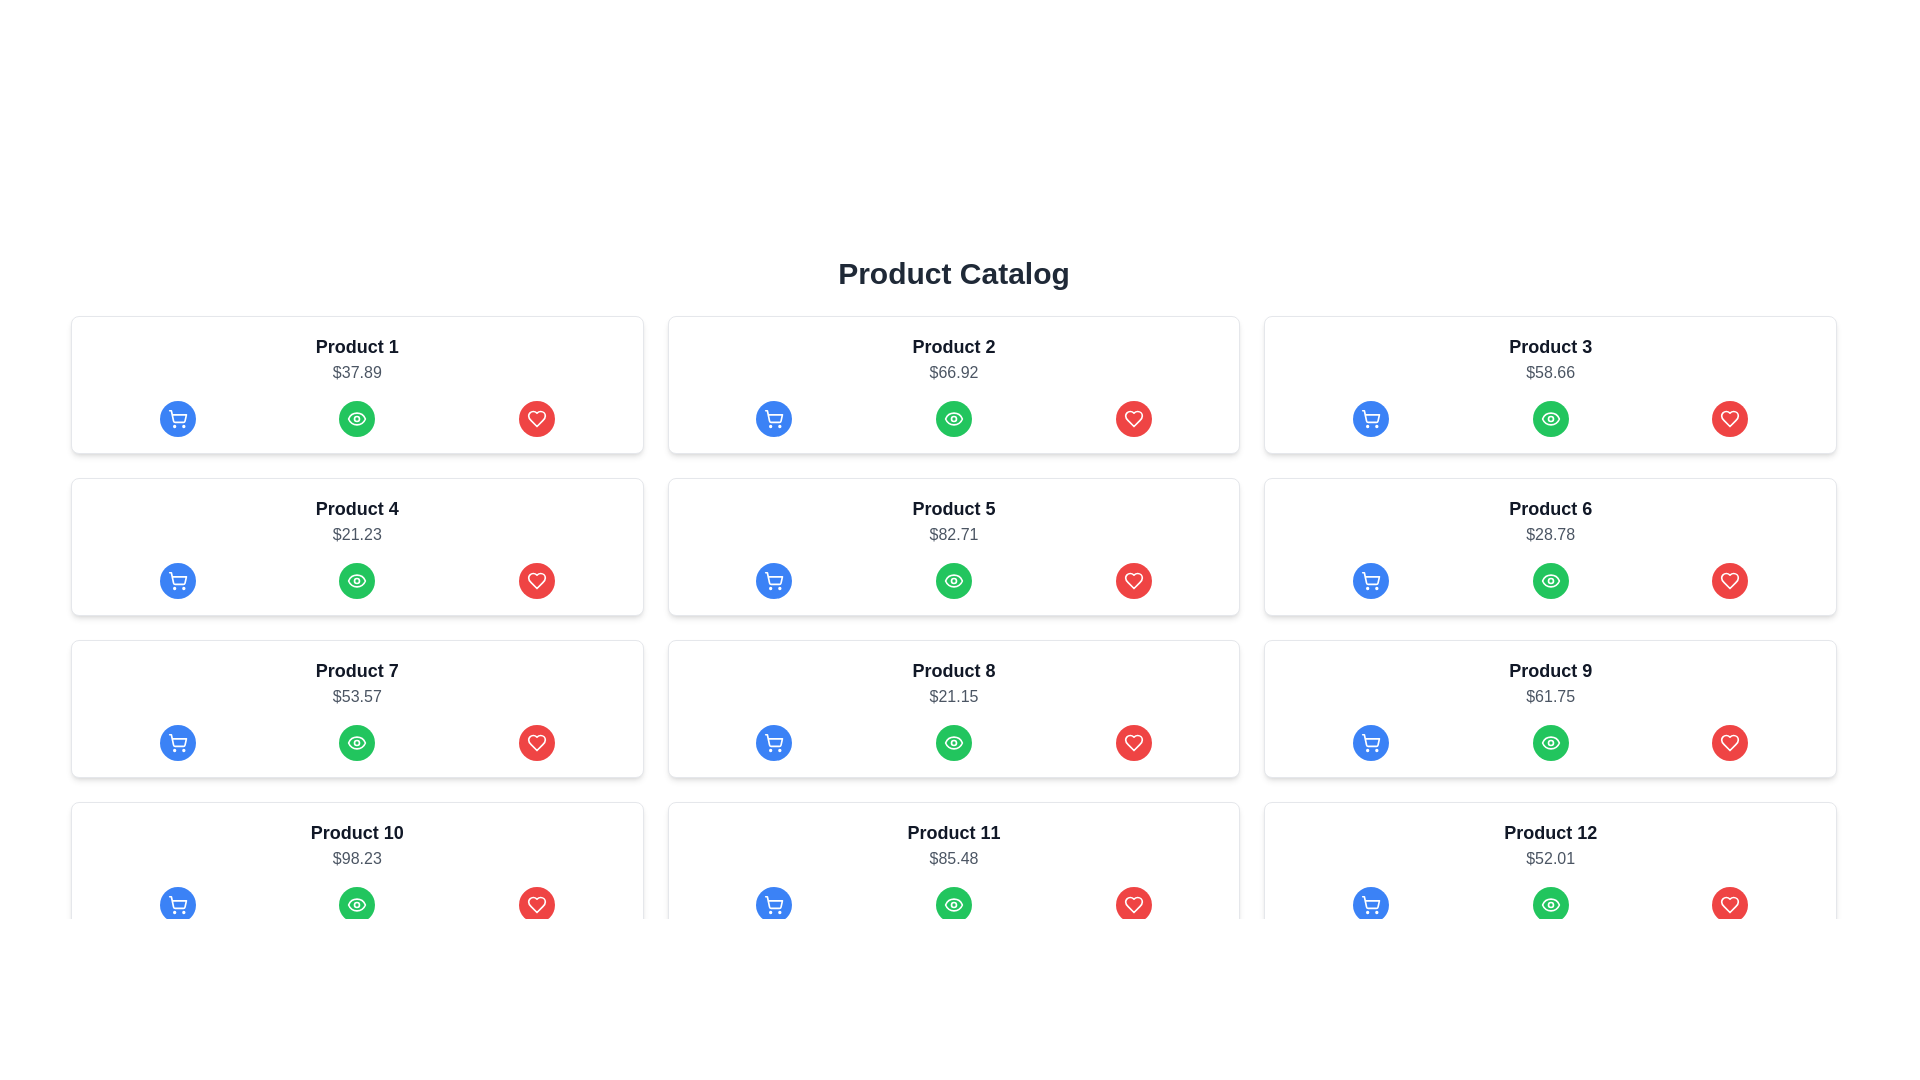  I want to click on the circular button with a red background and a white heart icon, located at the bottom-right corner of the interface corresponding to 'Product 12', to change its appearance, so click(1729, 905).